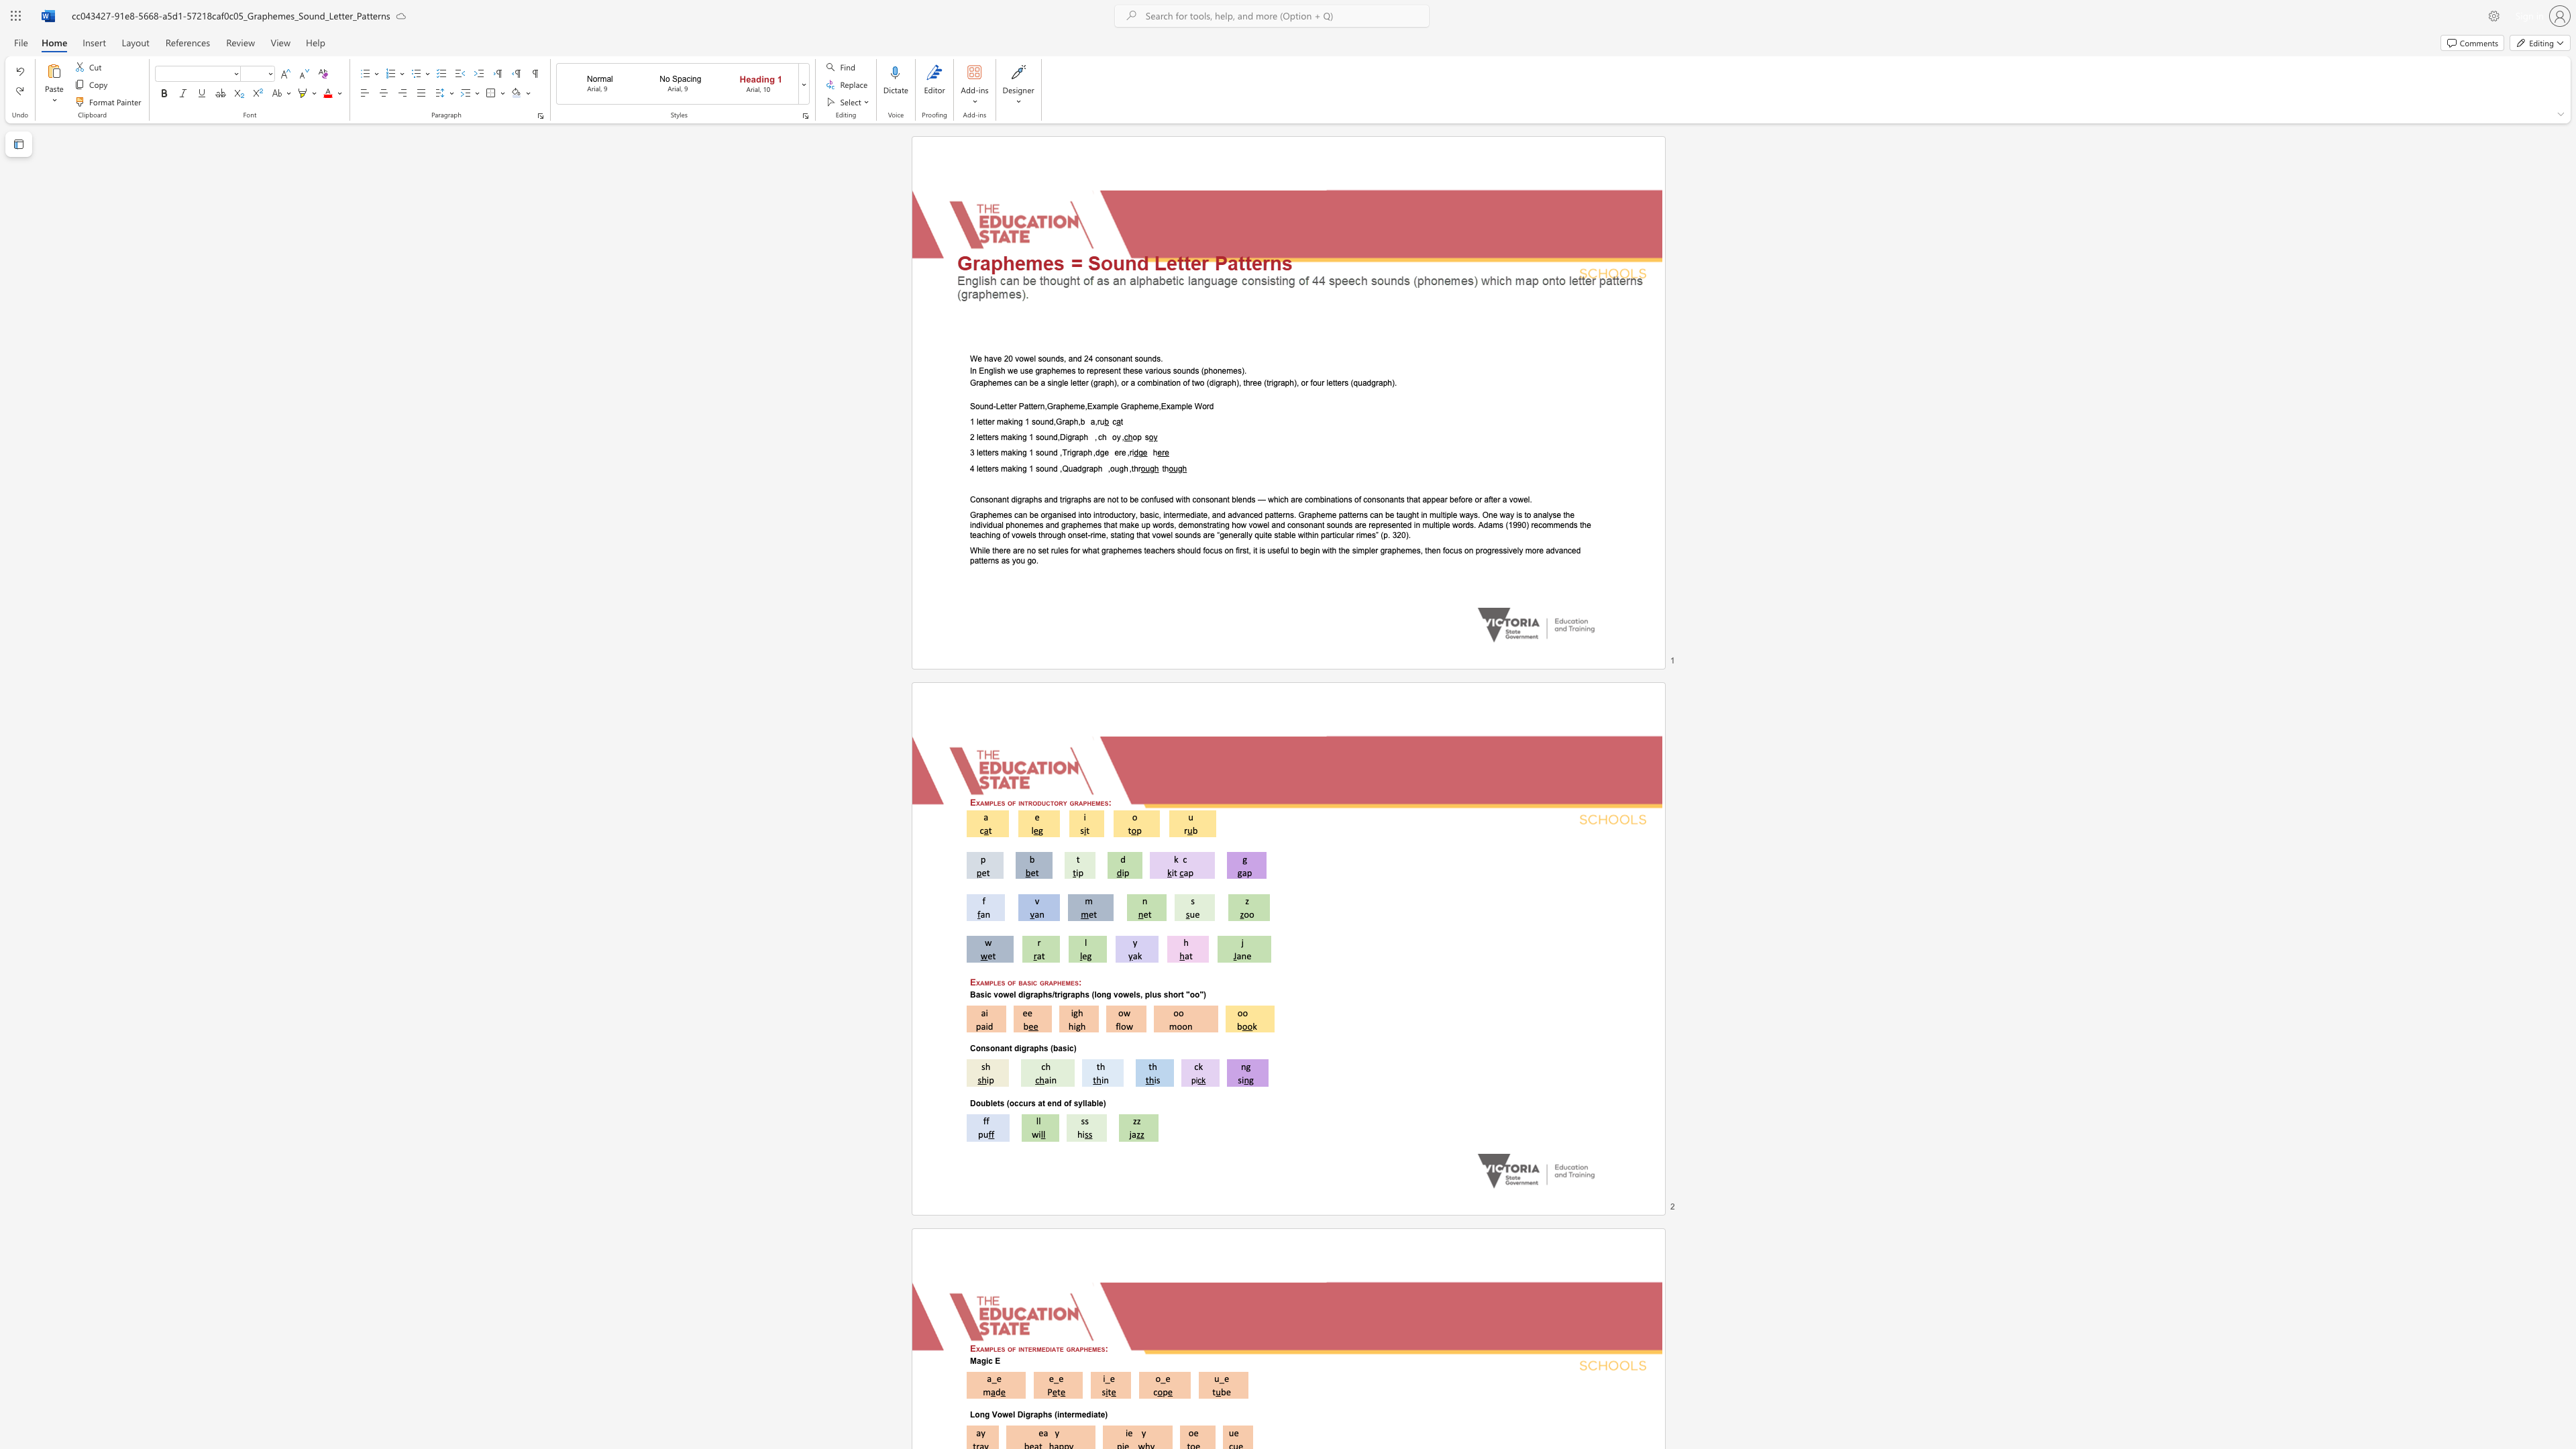  I want to click on the space between the continuous character "l" and "l" in the text, so click(1084, 1102).